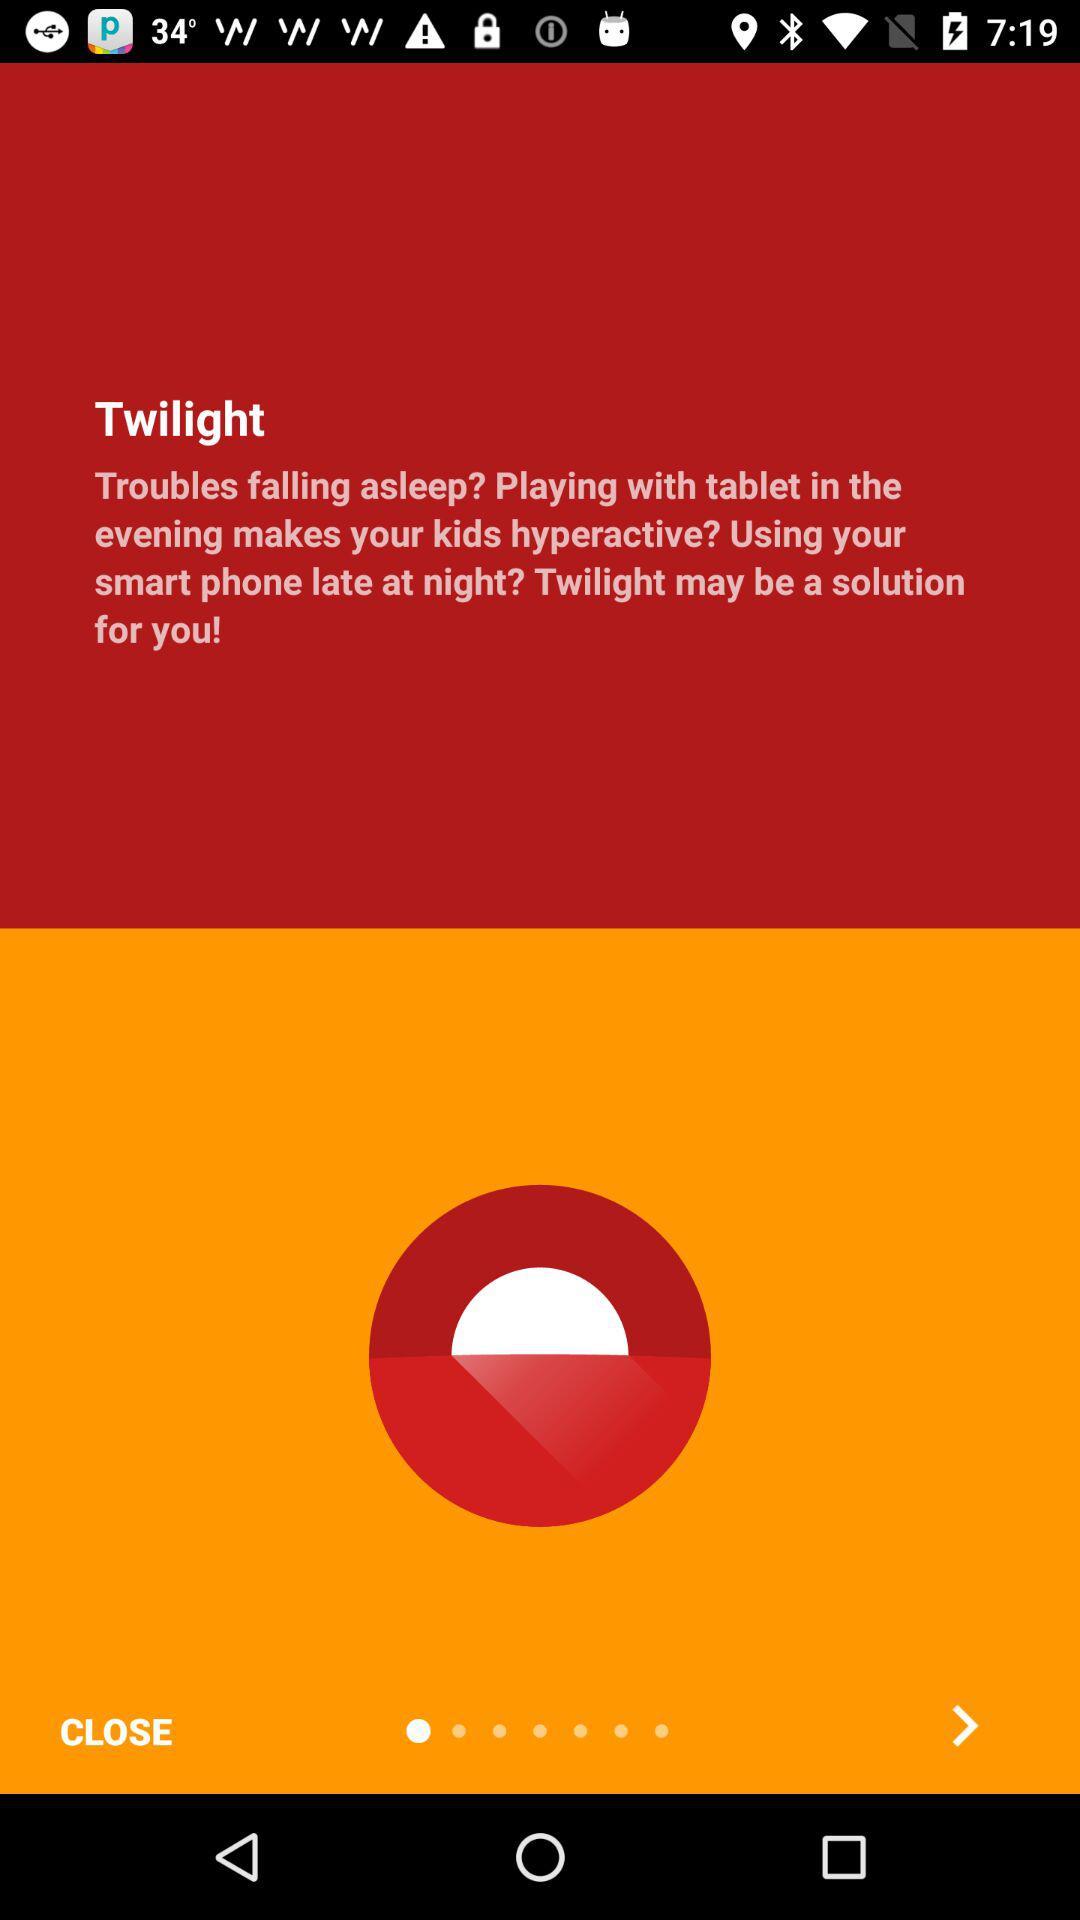 The image size is (1080, 1920). Describe the element at coordinates (115, 1730) in the screenshot. I see `the close item` at that location.